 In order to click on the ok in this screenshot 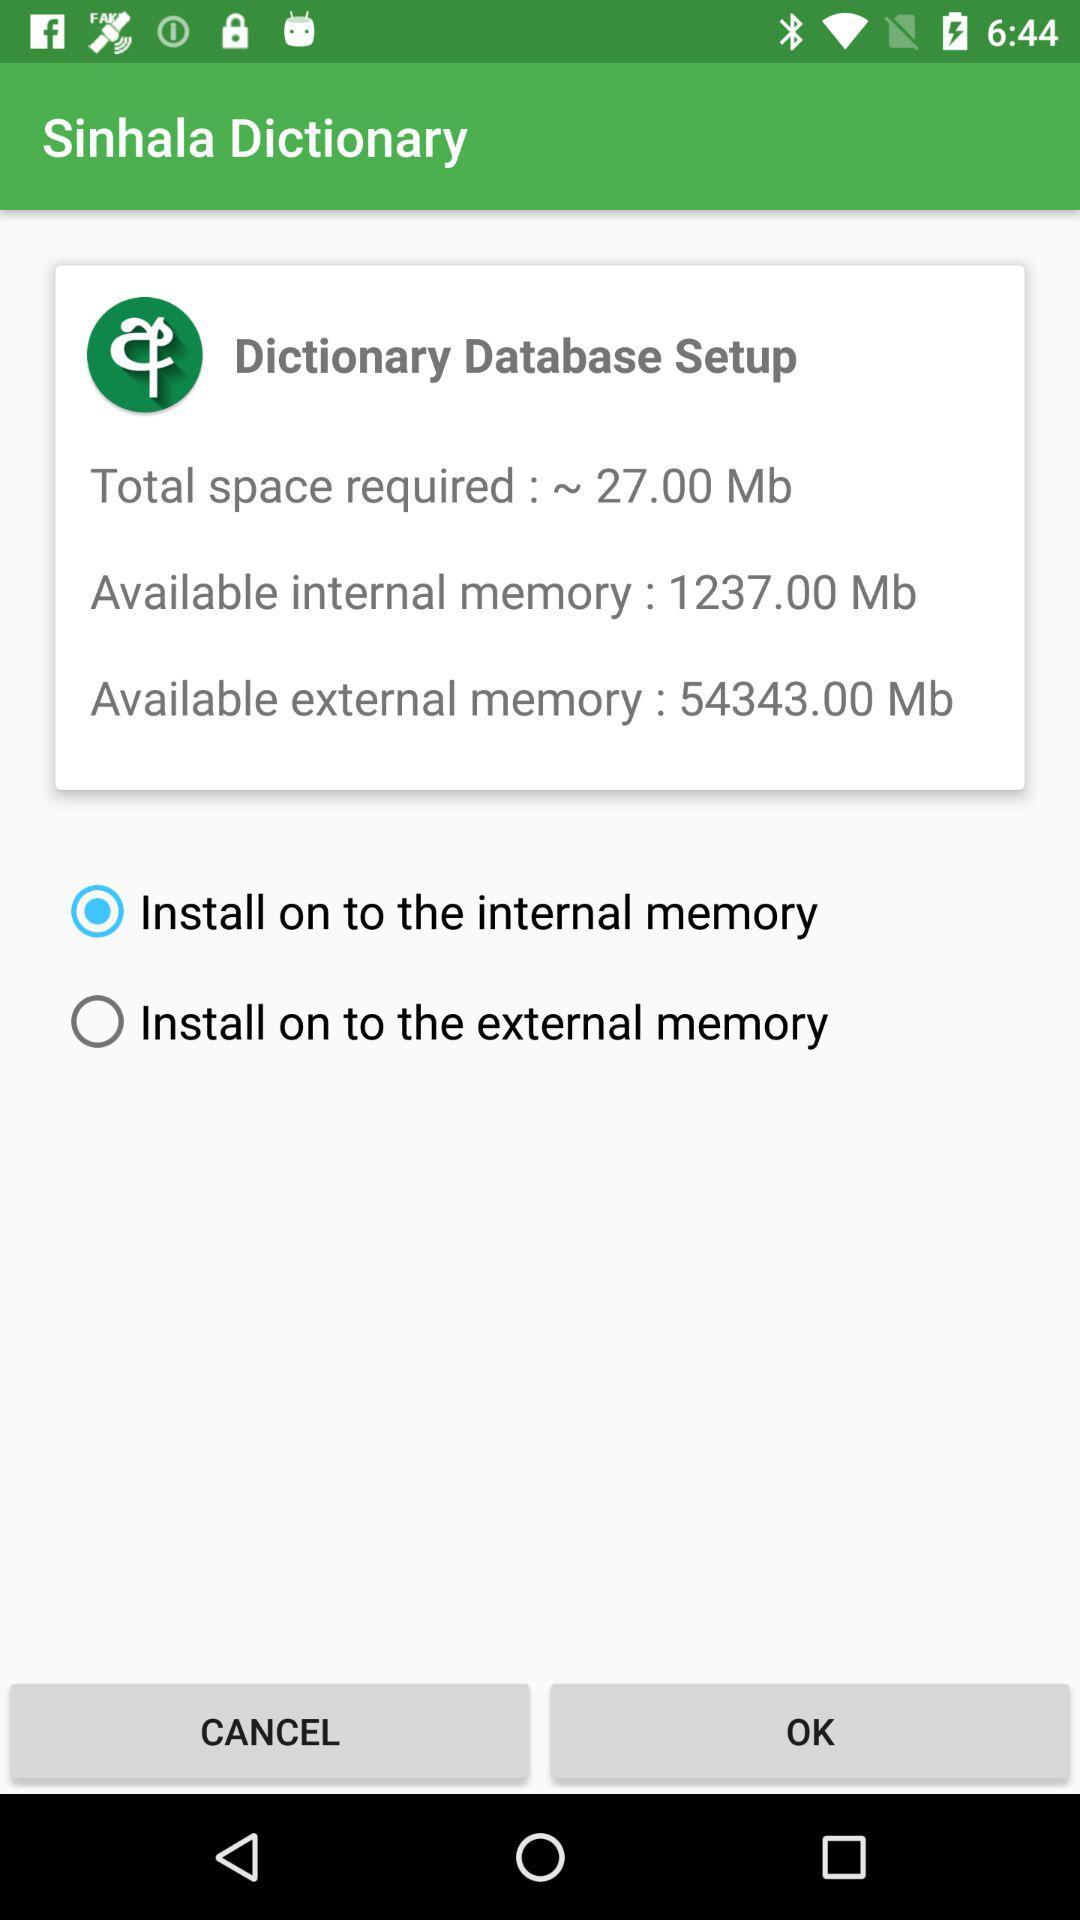, I will do `click(810, 1730)`.